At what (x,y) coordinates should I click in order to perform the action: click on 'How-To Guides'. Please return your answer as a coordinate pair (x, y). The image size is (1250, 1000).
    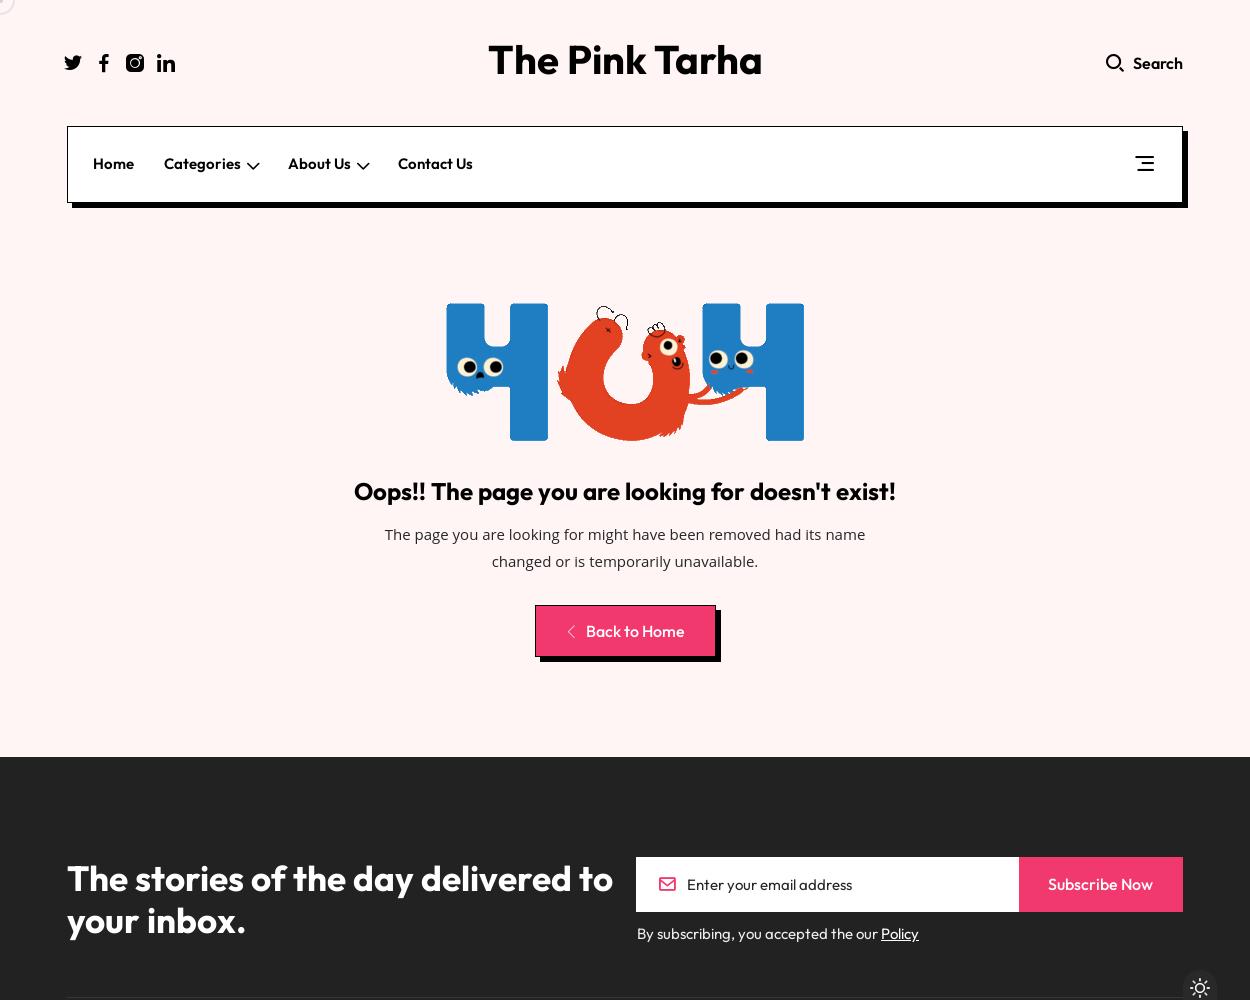
    Looking at the image, I should click on (189, 358).